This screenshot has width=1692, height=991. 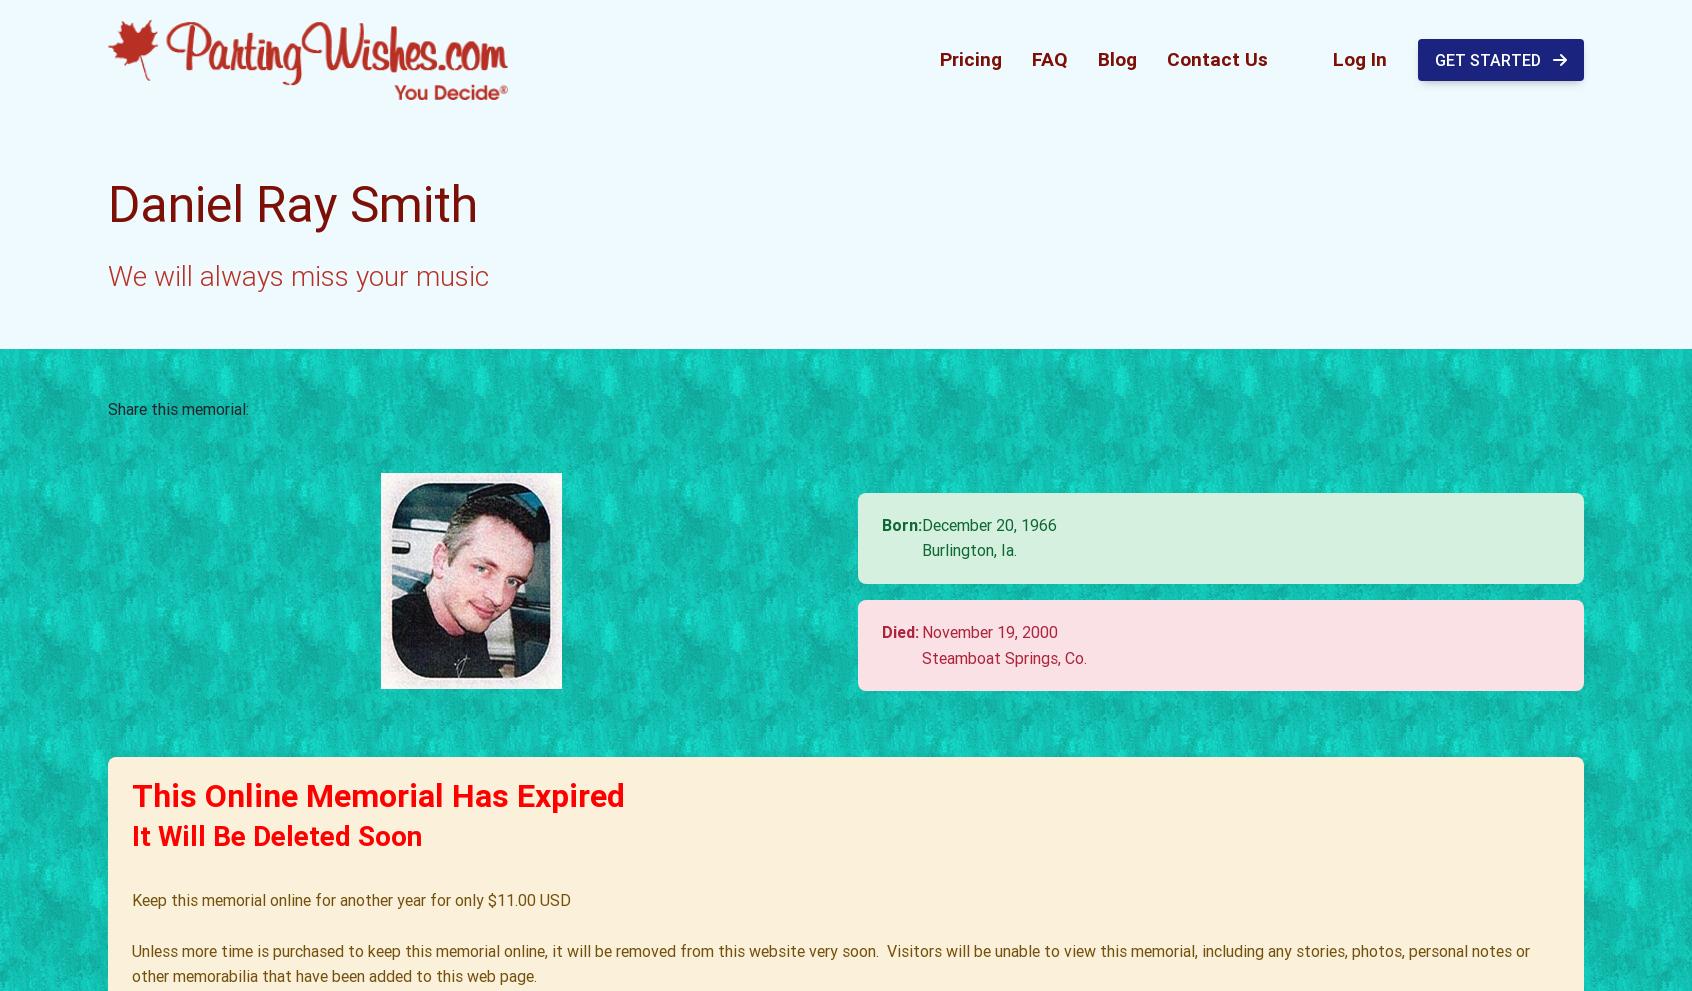 What do you see at coordinates (326, 337) in the screenshot?
I see `'Mom'` at bounding box center [326, 337].